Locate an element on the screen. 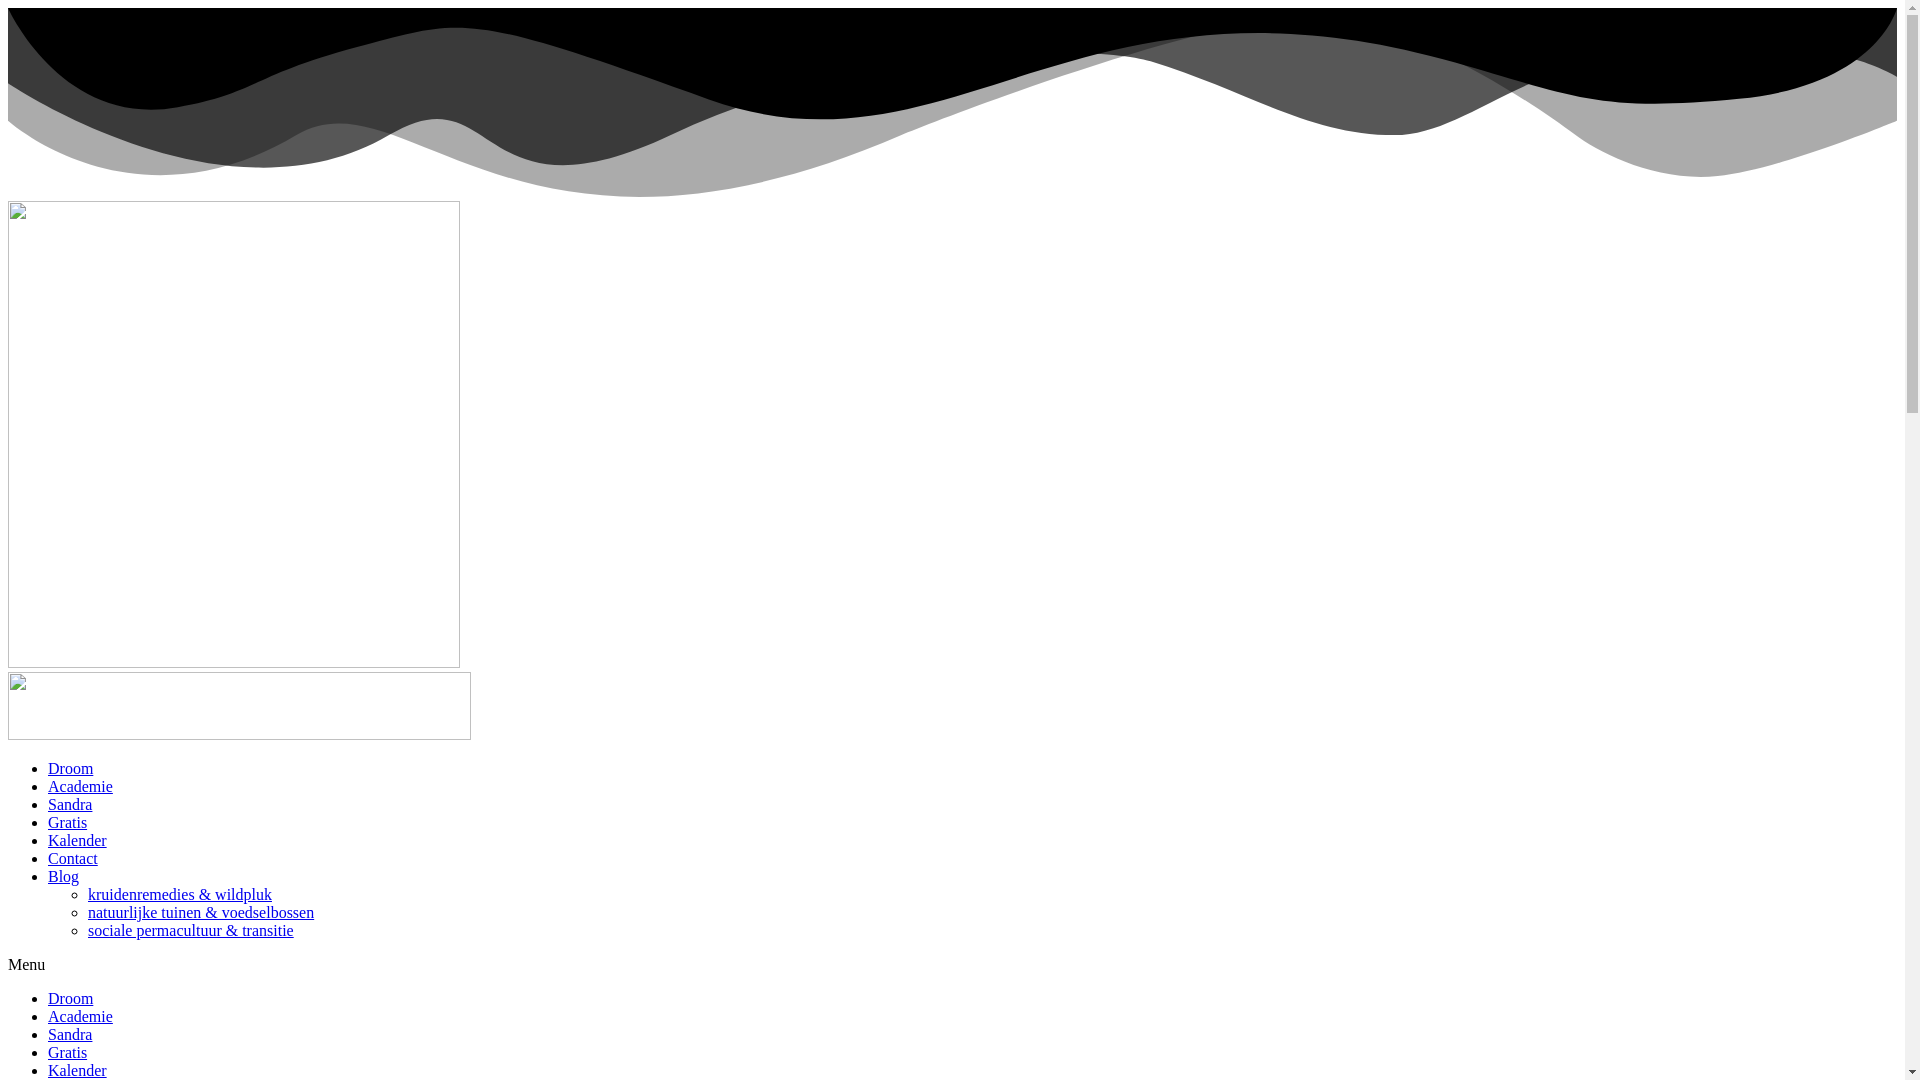 The image size is (1920, 1080). 'sociale permacultuur & transitie' is located at coordinates (191, 930).